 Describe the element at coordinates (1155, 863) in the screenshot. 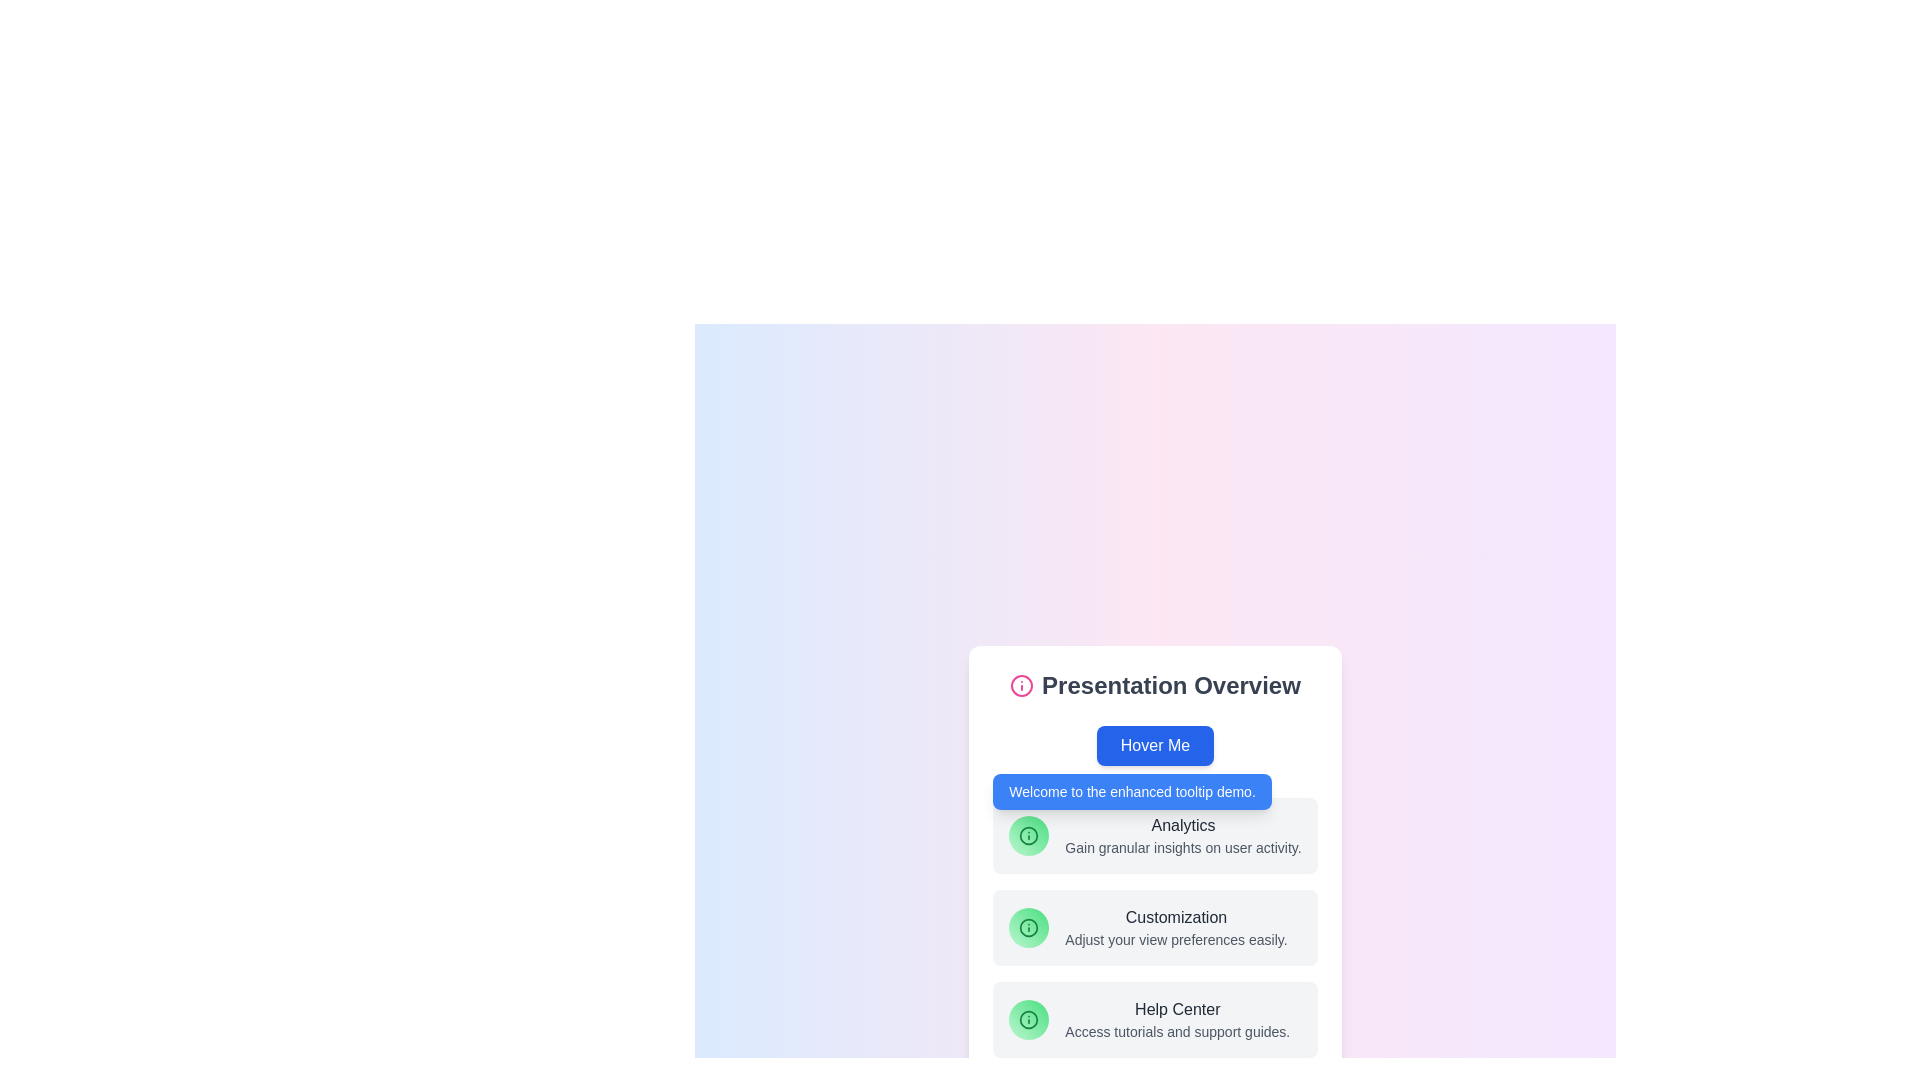

I see `the 'Hover Me' button within the 'Presentation Overview' composite element` at that location.